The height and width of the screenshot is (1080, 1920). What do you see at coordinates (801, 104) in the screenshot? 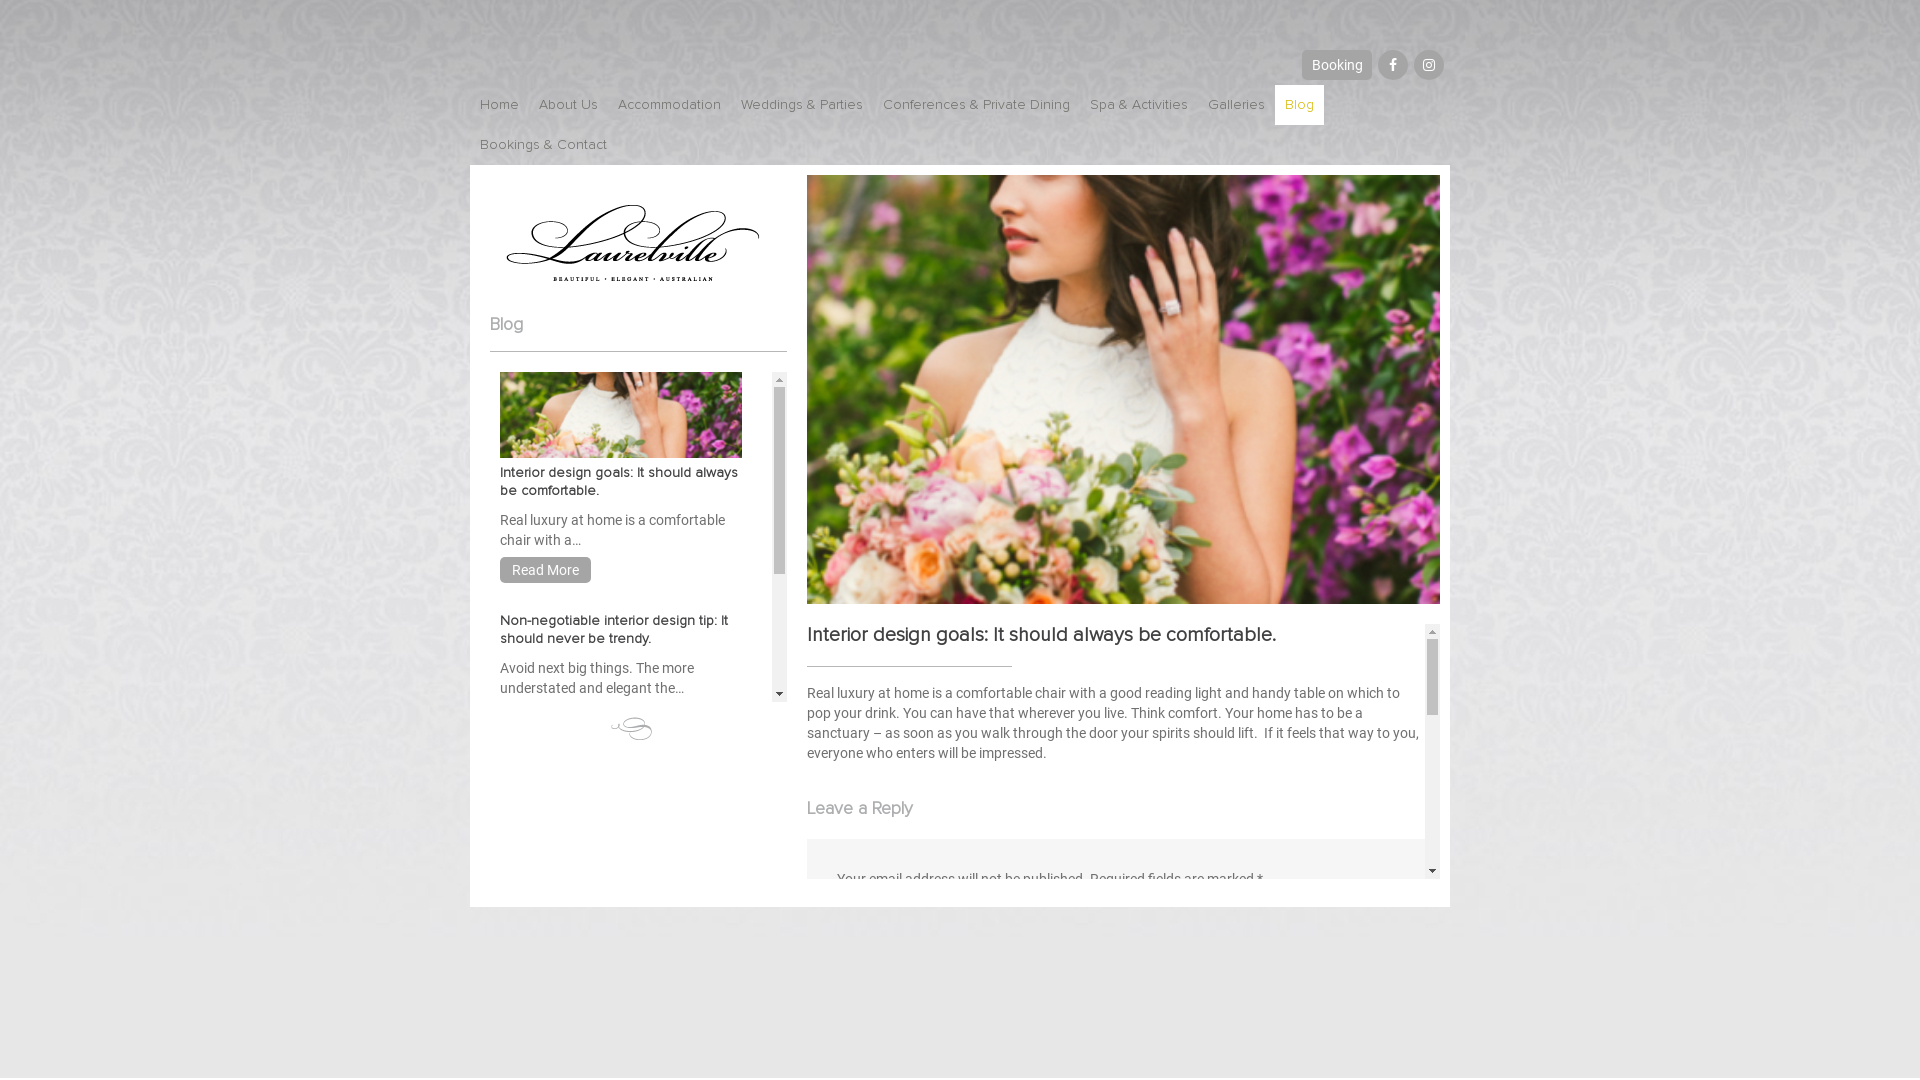
I see `'Weddings & Parties'` at bounding box center [801, 104].